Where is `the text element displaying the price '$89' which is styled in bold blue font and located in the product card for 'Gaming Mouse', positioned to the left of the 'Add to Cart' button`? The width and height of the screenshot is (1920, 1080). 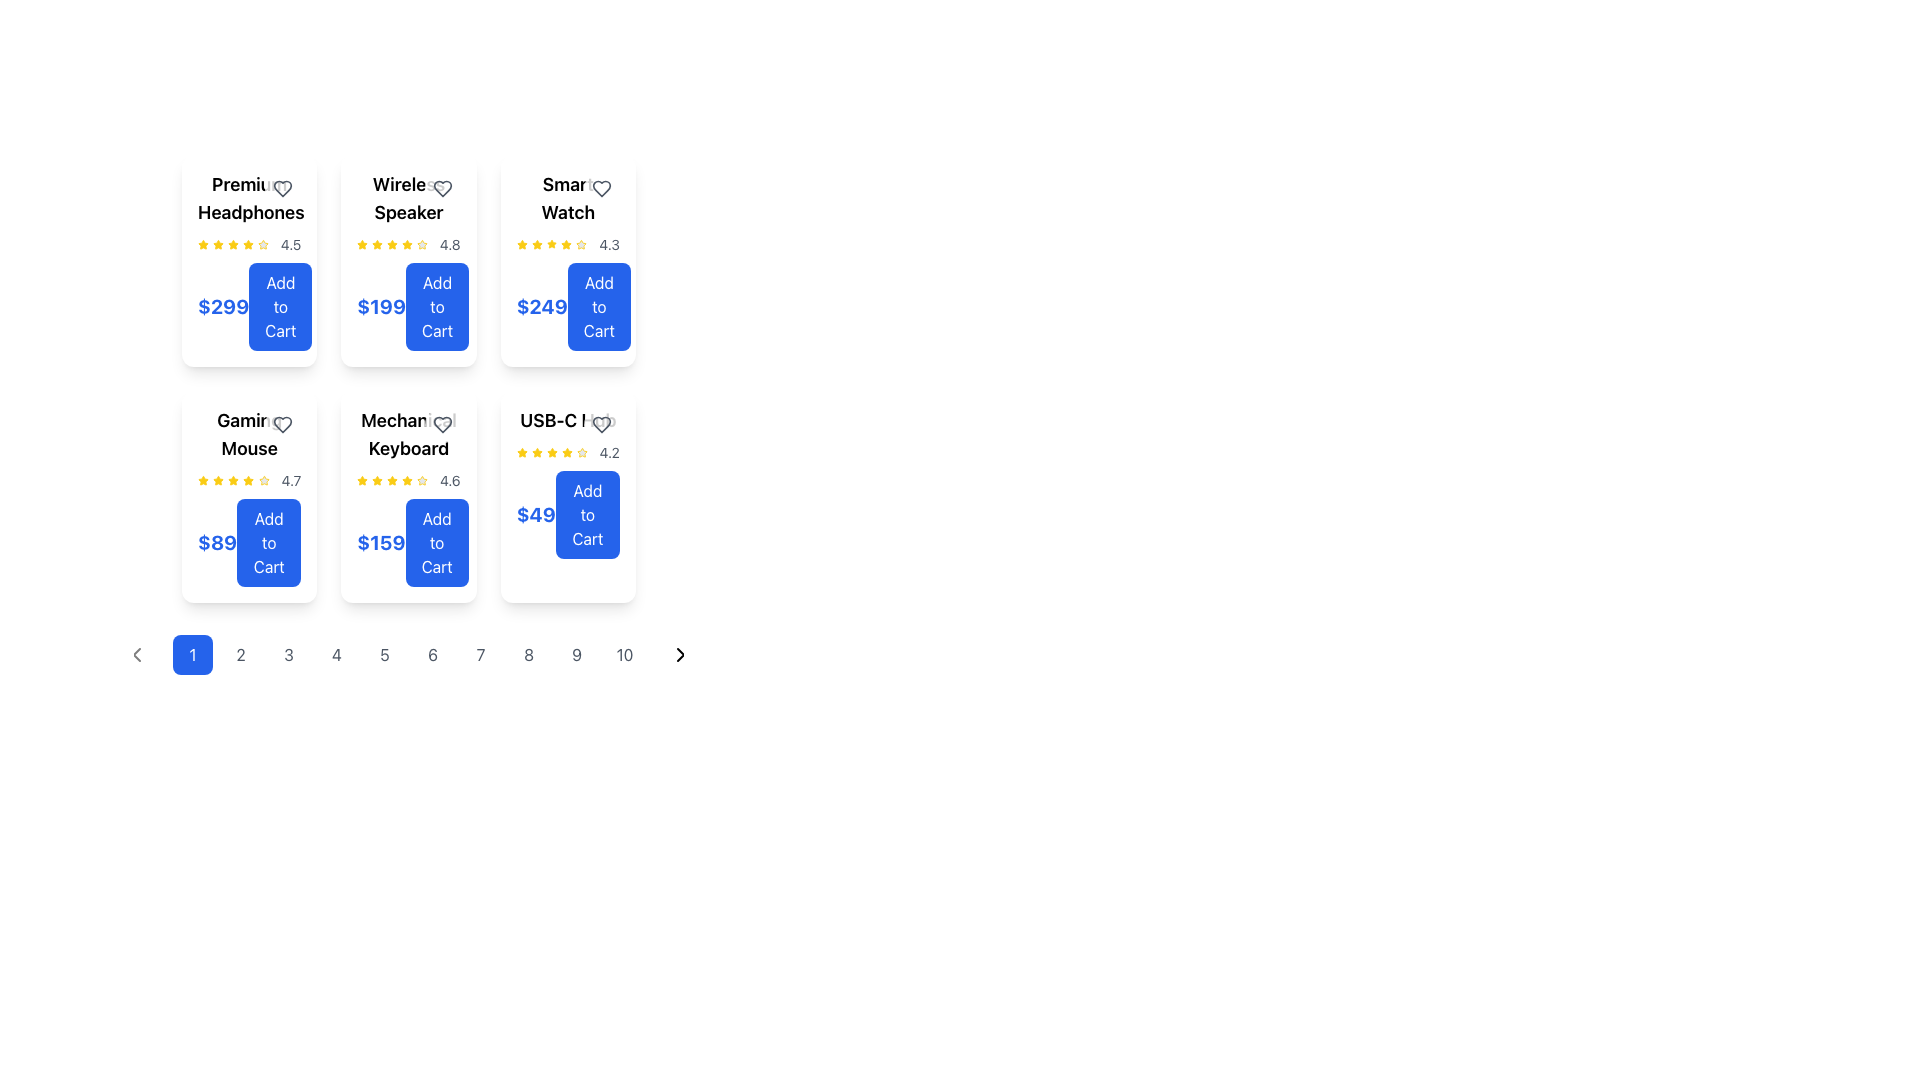 the text element displaying the price '$89' which is styled in bold blue font and located in the product card for 'Gaming Mouse', positioned to the left of the 'Add to Cart' button is located at coordinates (217, 543).